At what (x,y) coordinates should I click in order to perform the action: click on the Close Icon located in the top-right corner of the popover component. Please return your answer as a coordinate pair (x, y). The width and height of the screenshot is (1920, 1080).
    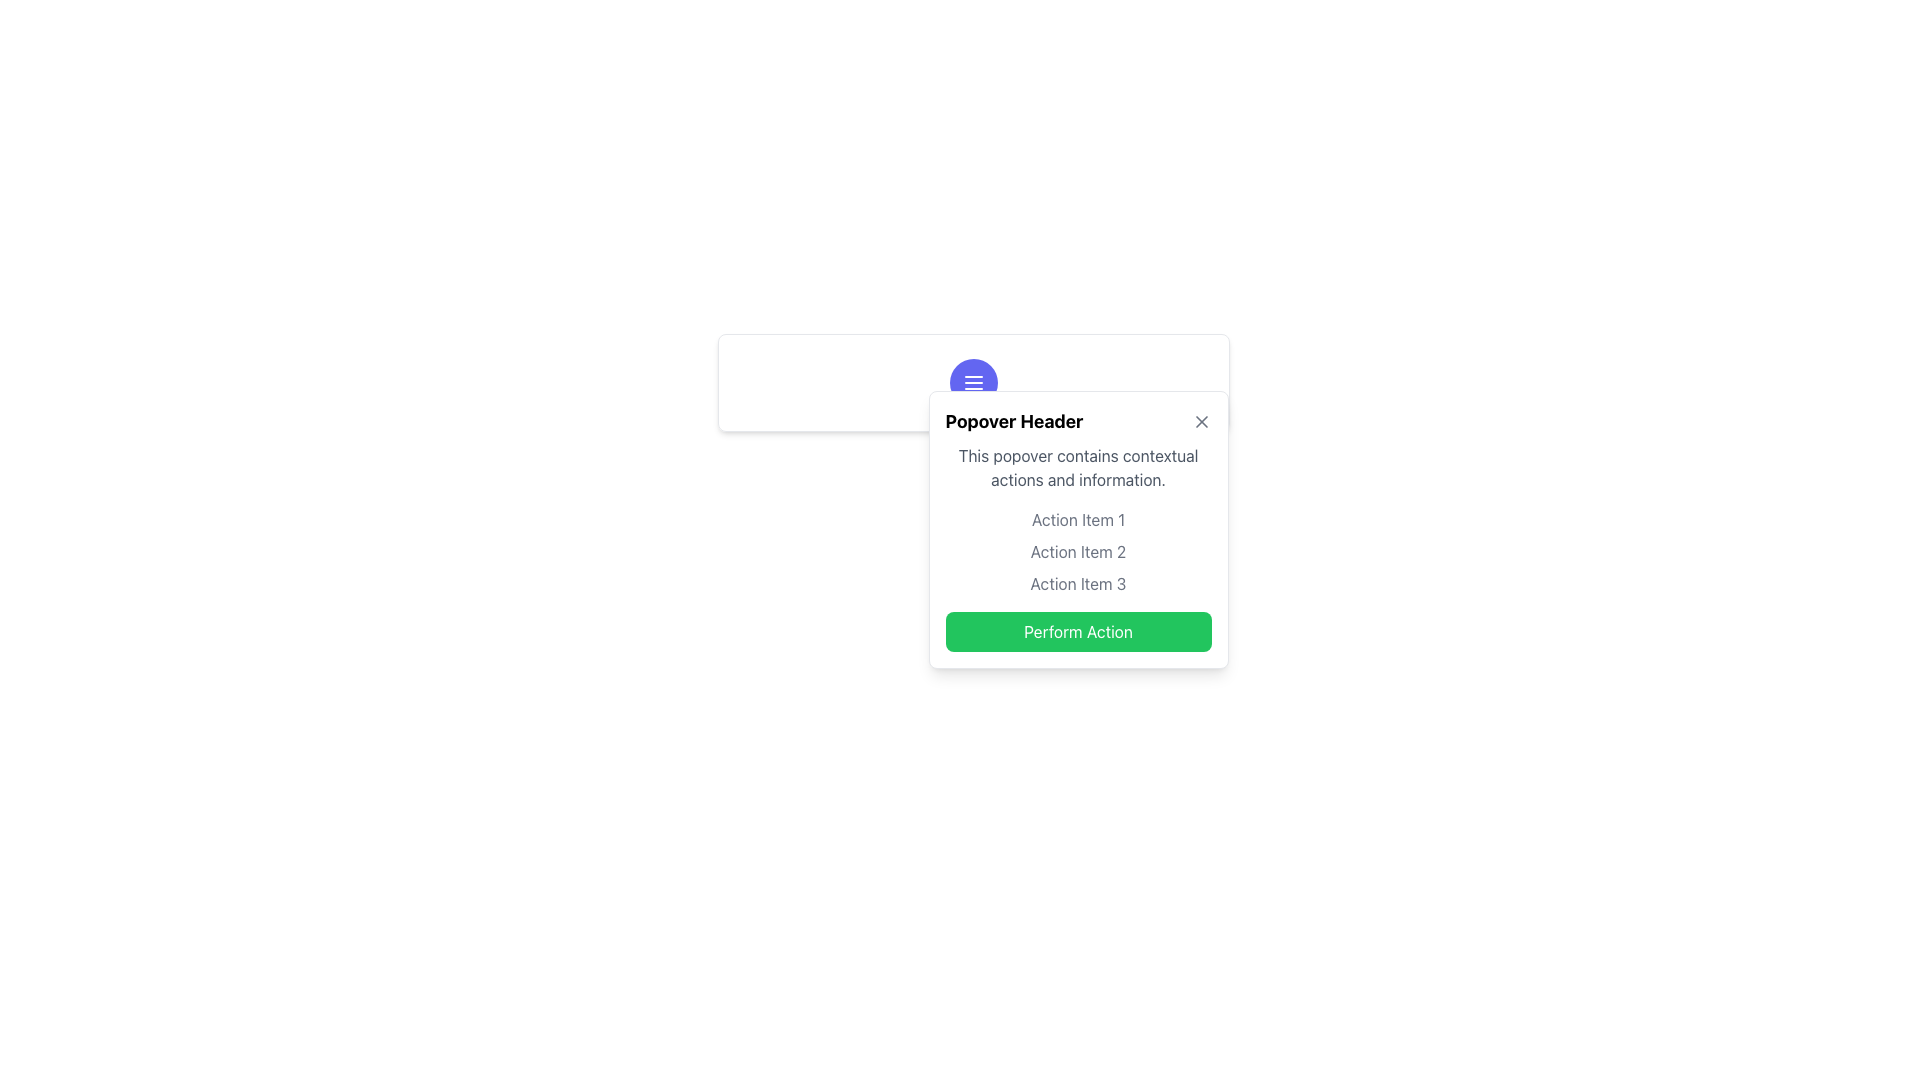
    Looking at the image, I should click on (1200, 420).